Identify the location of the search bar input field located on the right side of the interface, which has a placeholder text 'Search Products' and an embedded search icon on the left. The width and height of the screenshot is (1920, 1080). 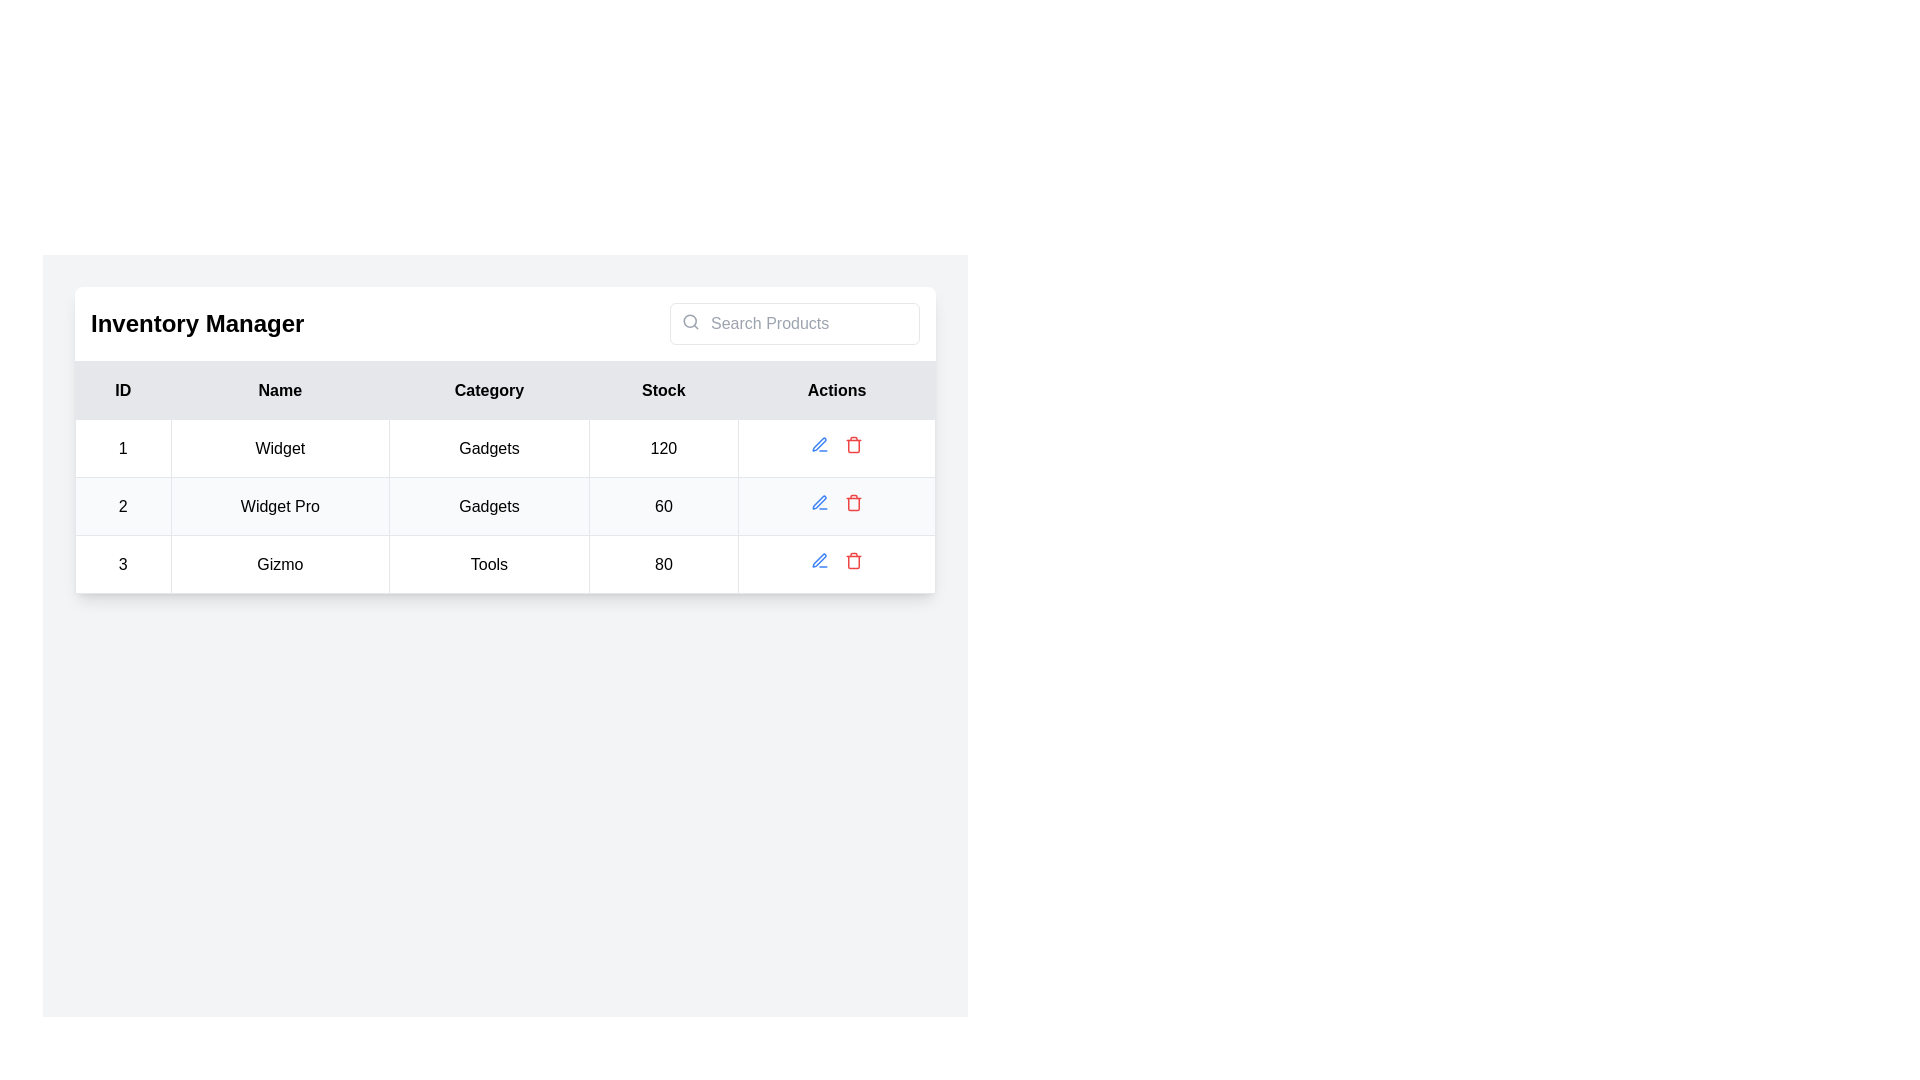
(794, 323).